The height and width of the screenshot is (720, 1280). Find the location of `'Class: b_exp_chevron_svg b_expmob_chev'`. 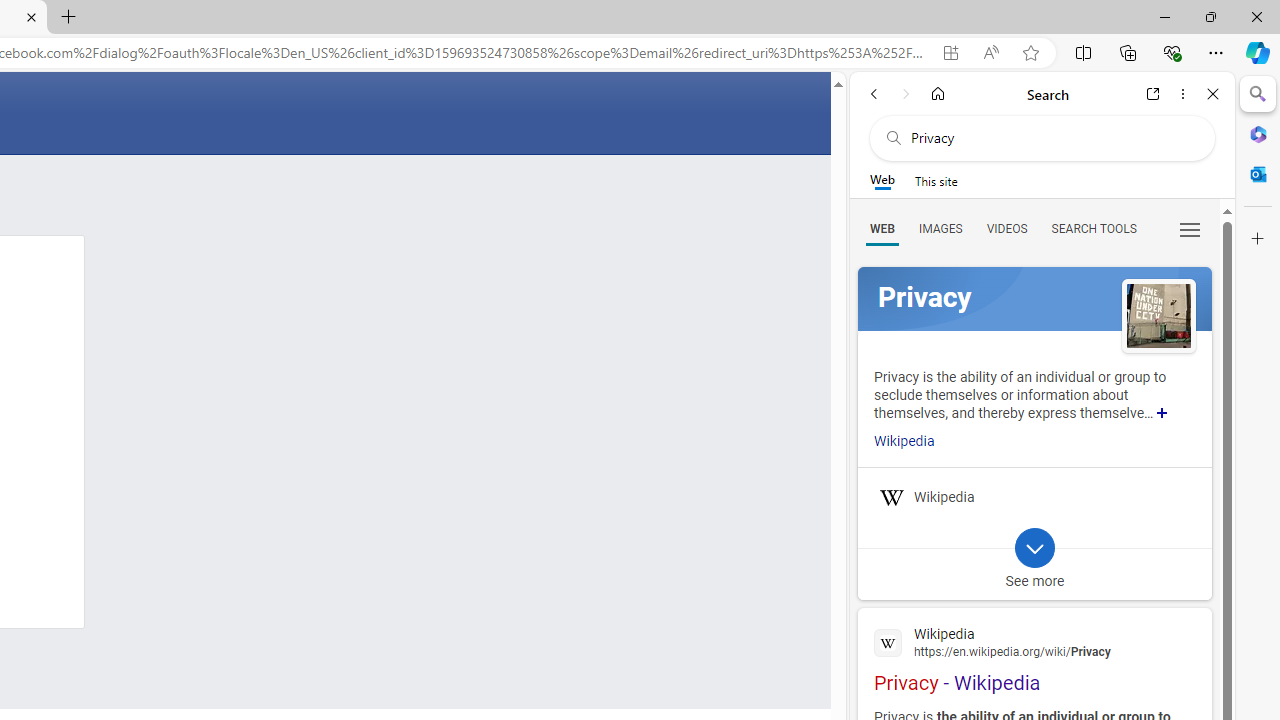

'Class: b_exp_chevron_svg b_expmob_chev' is located at coordinates (1034, 547).